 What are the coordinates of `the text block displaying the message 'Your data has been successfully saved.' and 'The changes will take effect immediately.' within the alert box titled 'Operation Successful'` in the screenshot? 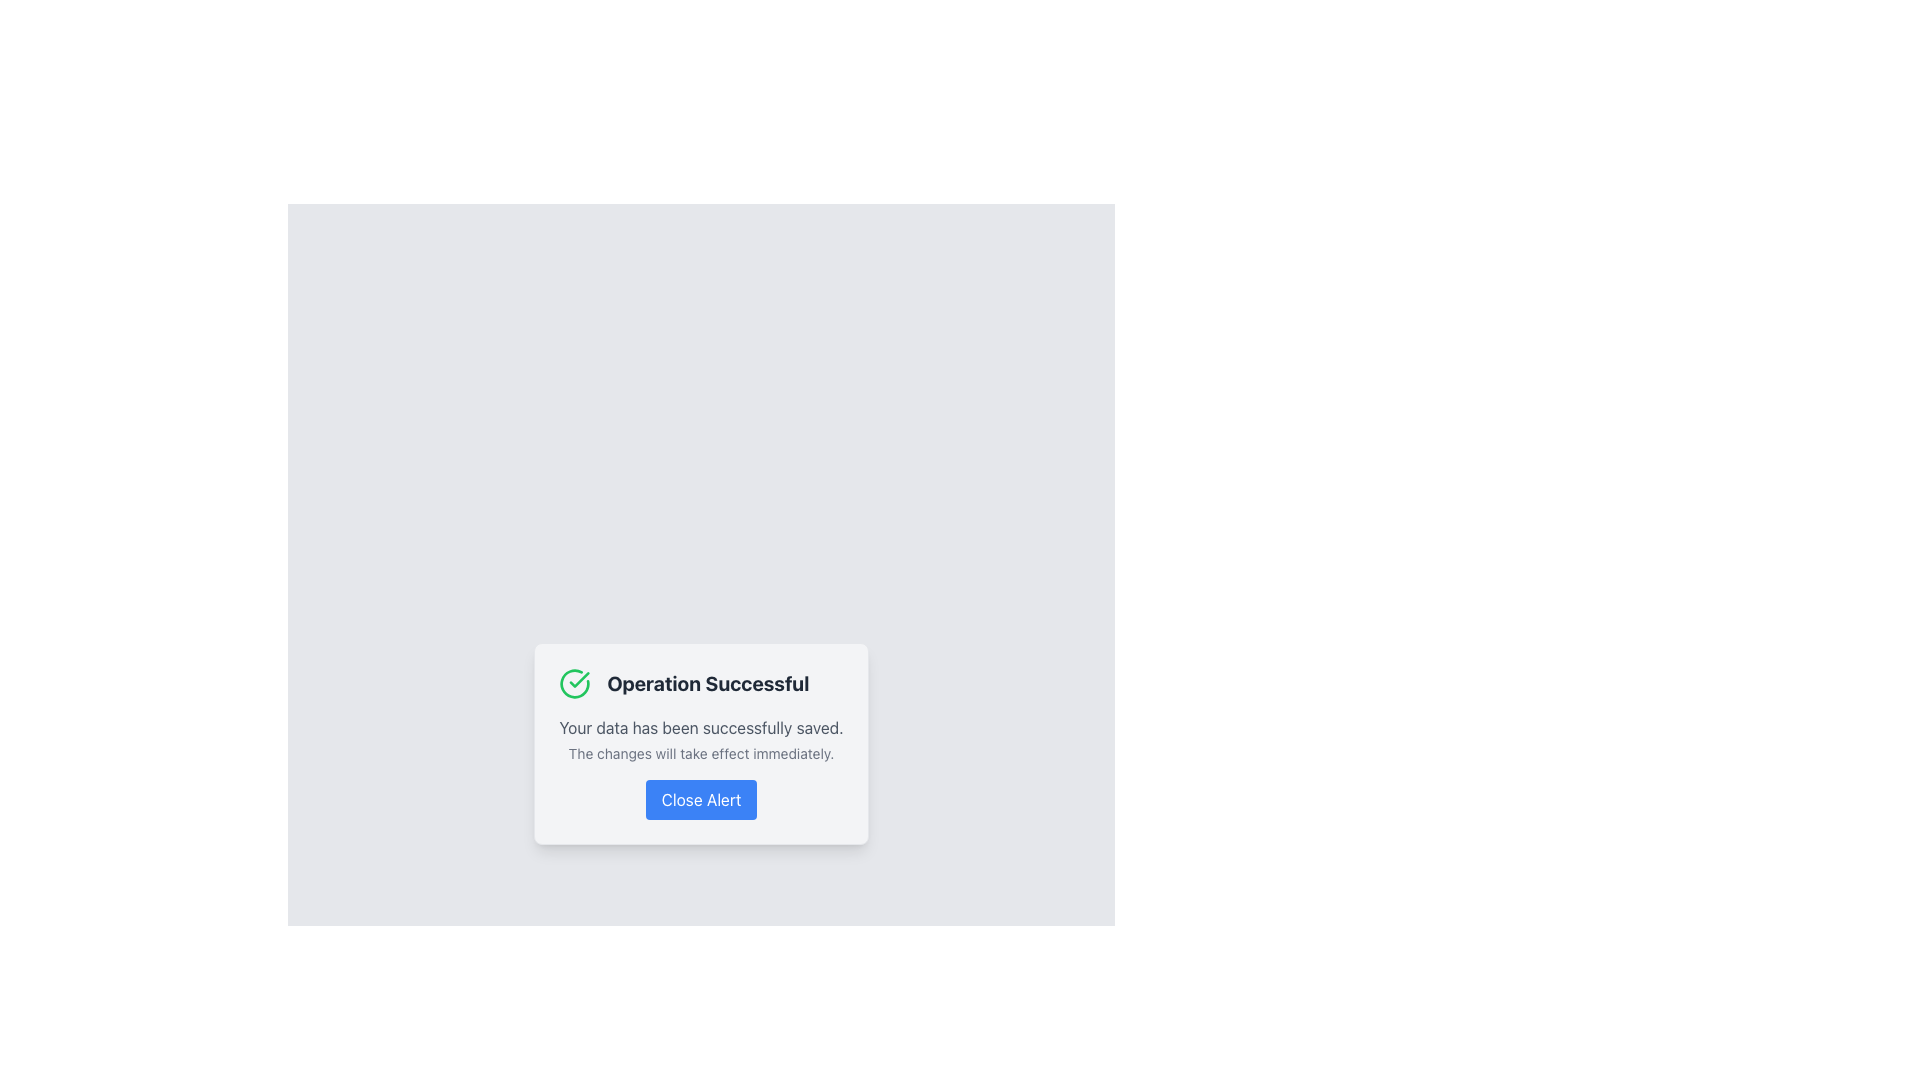 It's located at (701, 740).